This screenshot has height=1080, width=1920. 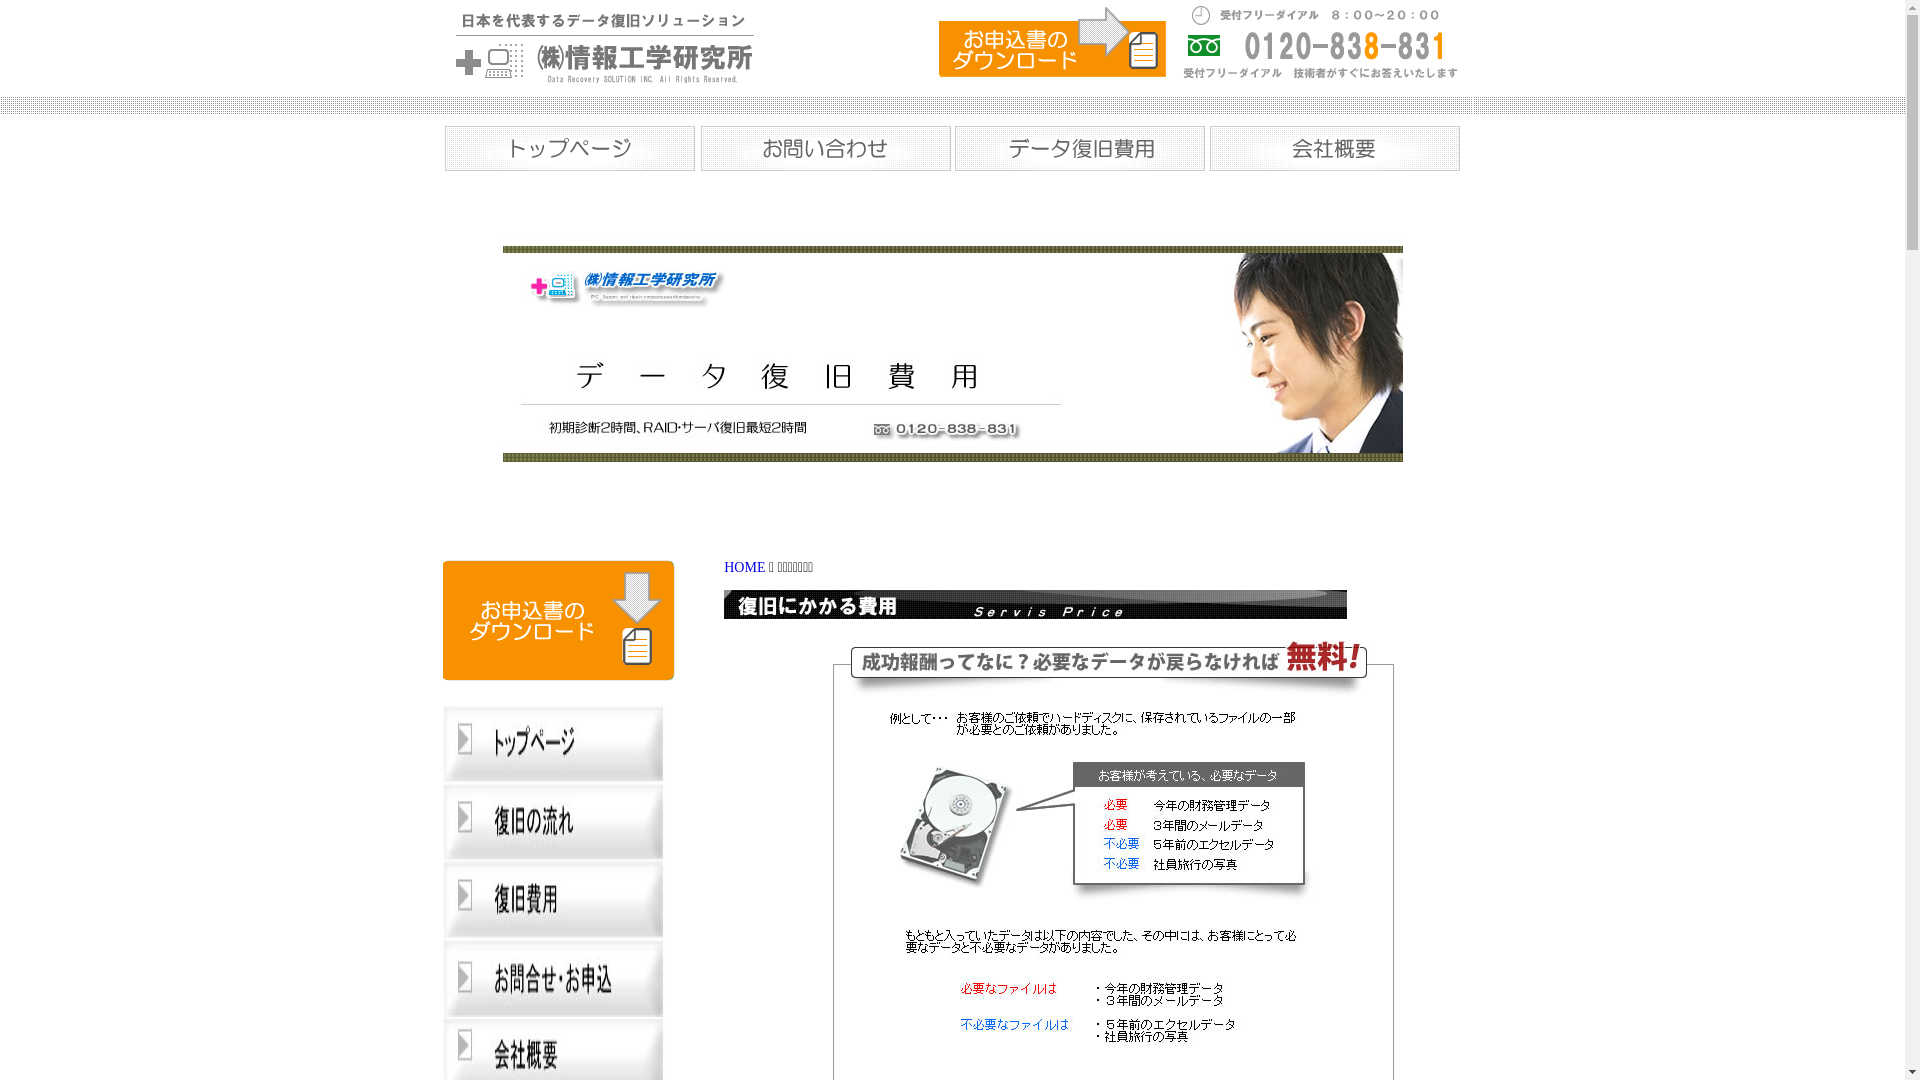 I want to click on 'HOME', so click(x=723, y=567).